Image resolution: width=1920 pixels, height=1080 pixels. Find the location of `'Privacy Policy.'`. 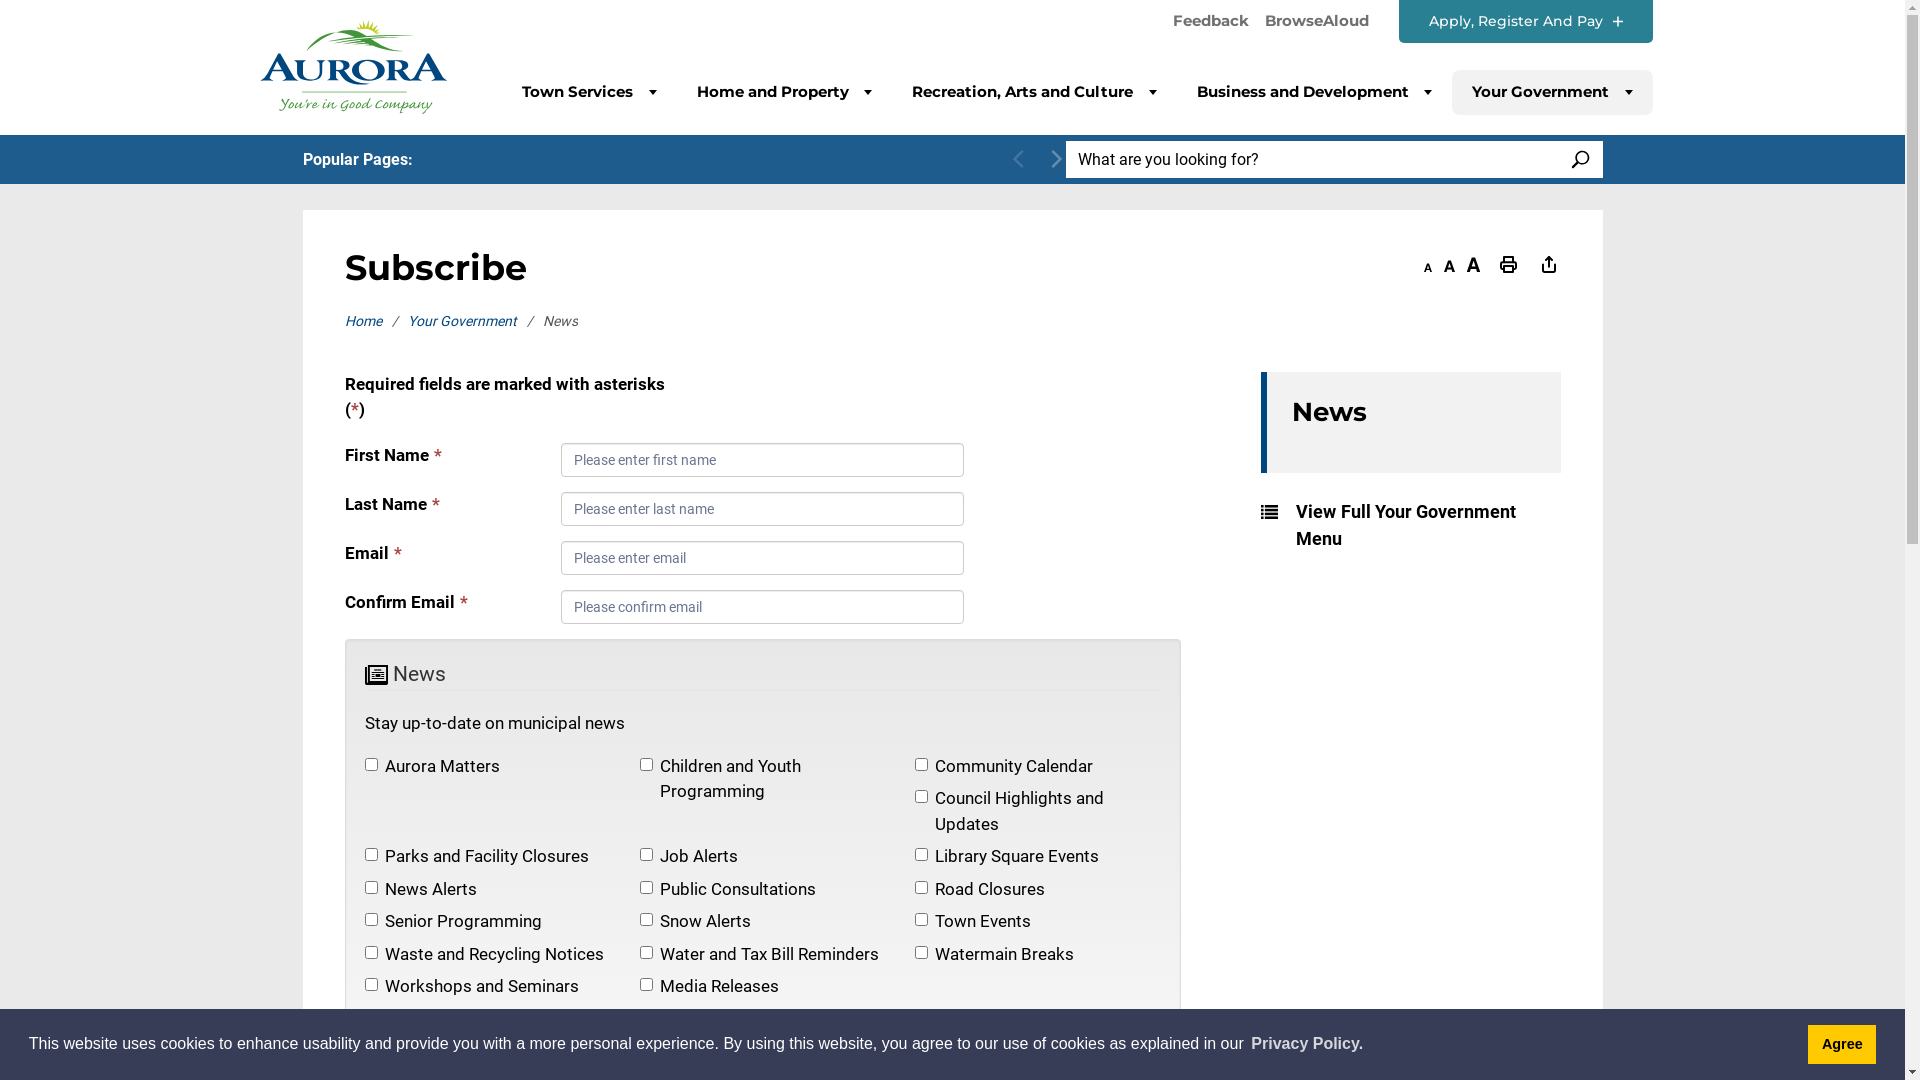

'Privacy Policy.' is located at coordinates (1306, 1043).